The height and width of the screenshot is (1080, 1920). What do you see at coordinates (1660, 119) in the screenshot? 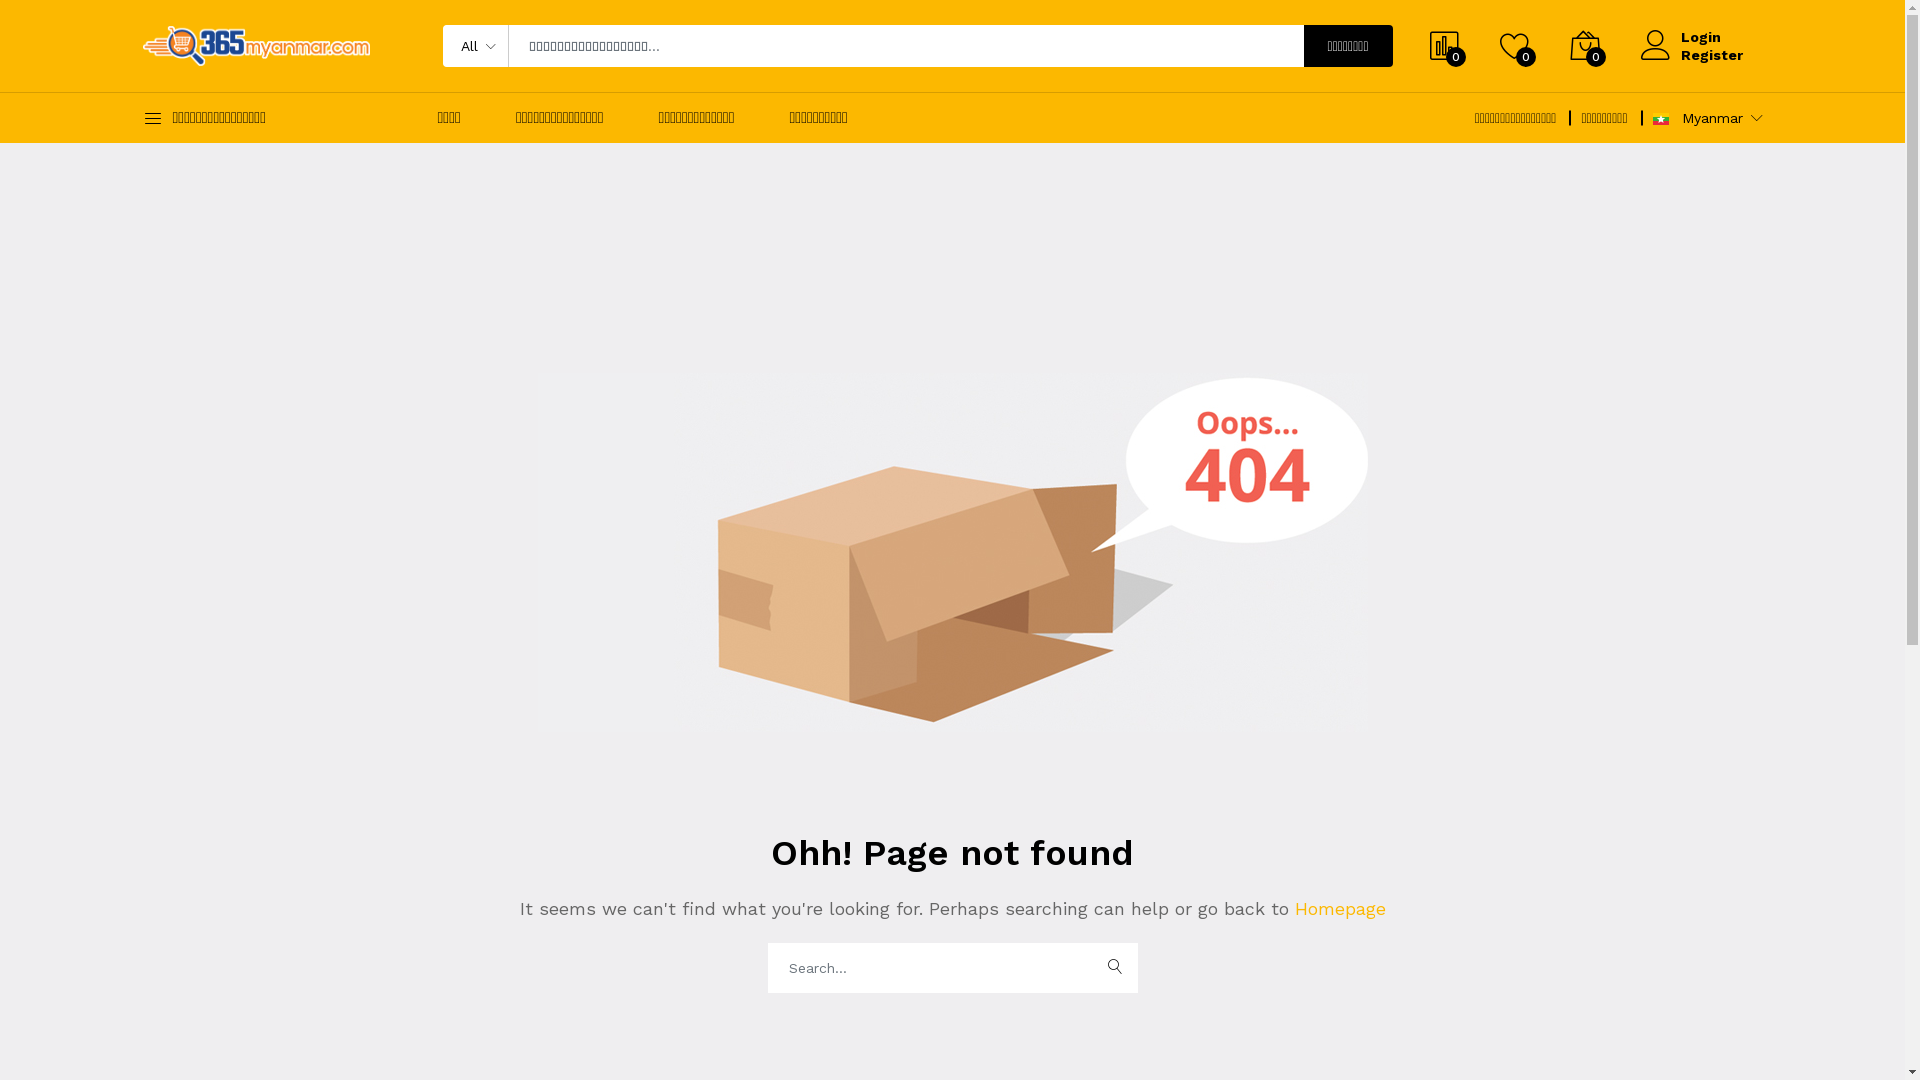
I see `'Myanmar'` at bounding box center [1660, 119].